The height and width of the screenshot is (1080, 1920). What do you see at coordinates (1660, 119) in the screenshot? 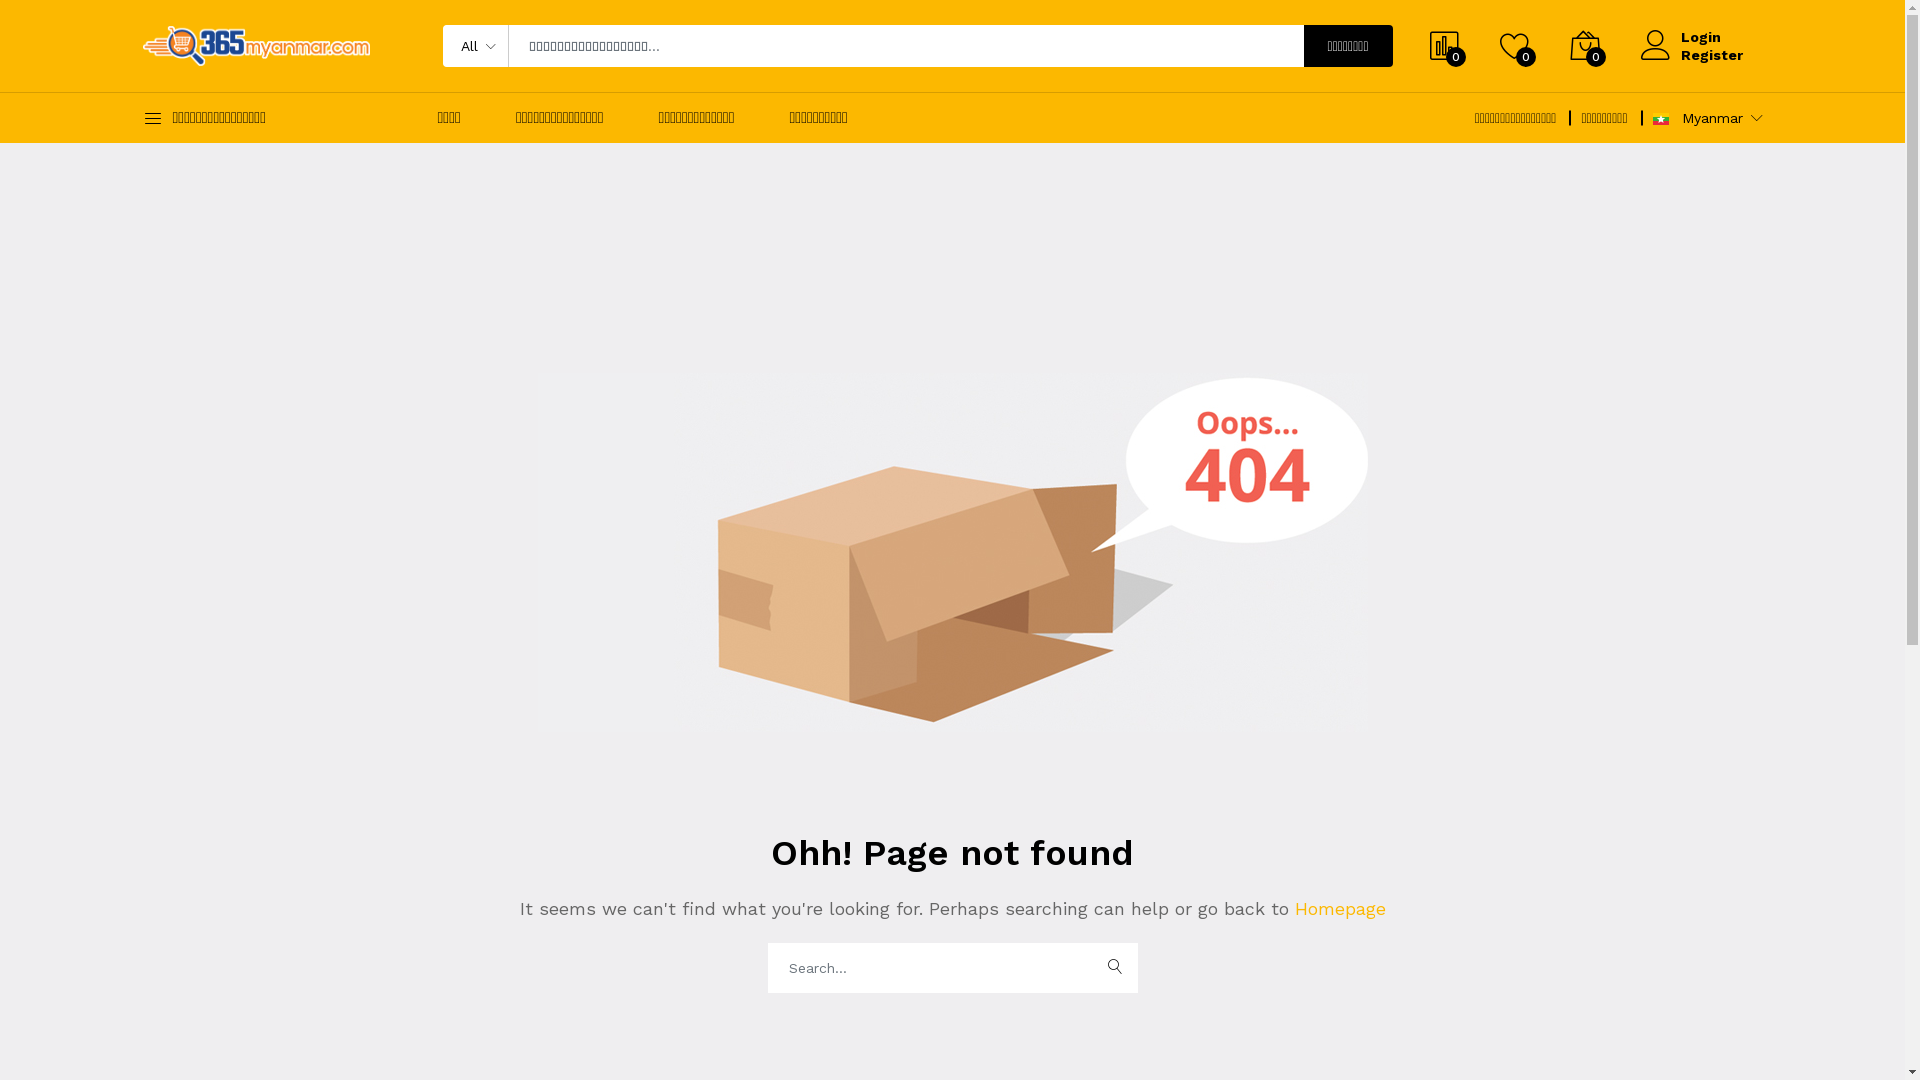
I see `'Myanmar'` at bounding box center [1660, 119].